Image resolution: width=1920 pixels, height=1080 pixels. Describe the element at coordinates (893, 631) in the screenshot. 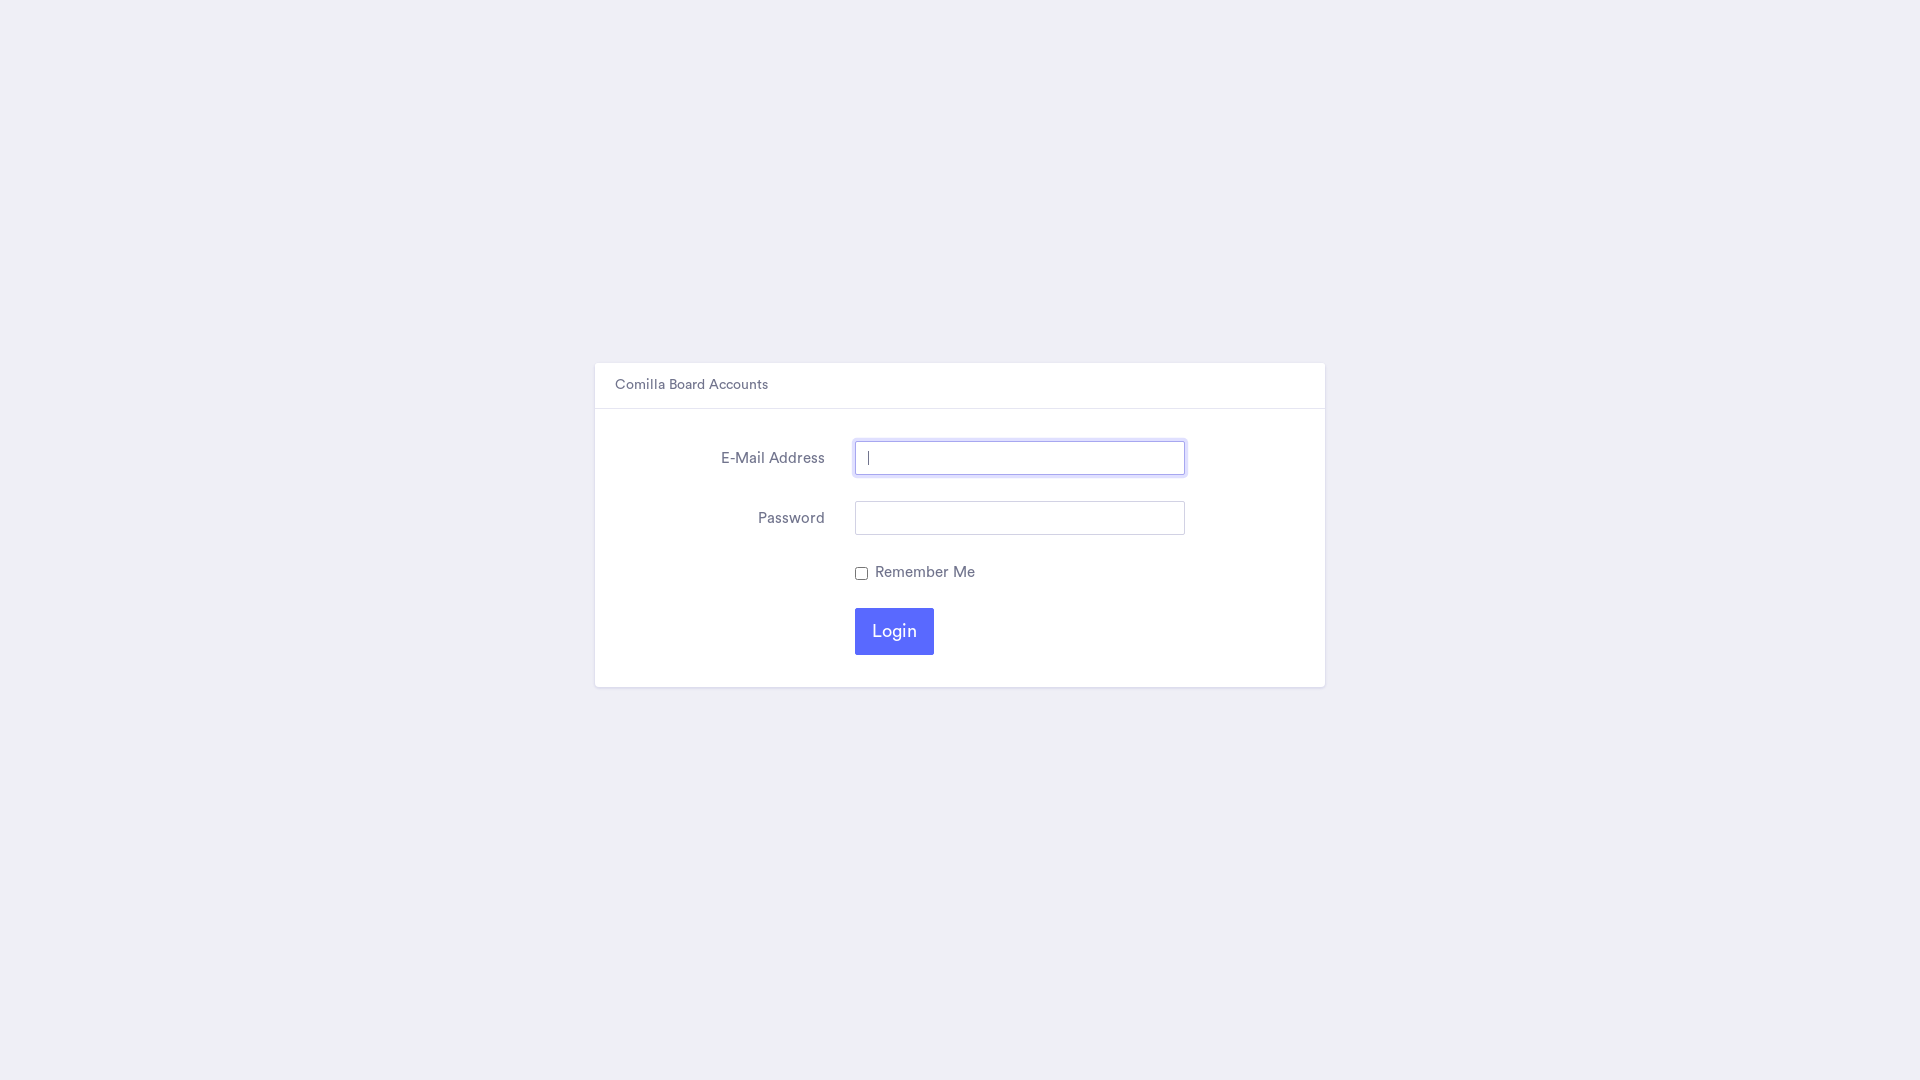

I see `'Login'` at that location.